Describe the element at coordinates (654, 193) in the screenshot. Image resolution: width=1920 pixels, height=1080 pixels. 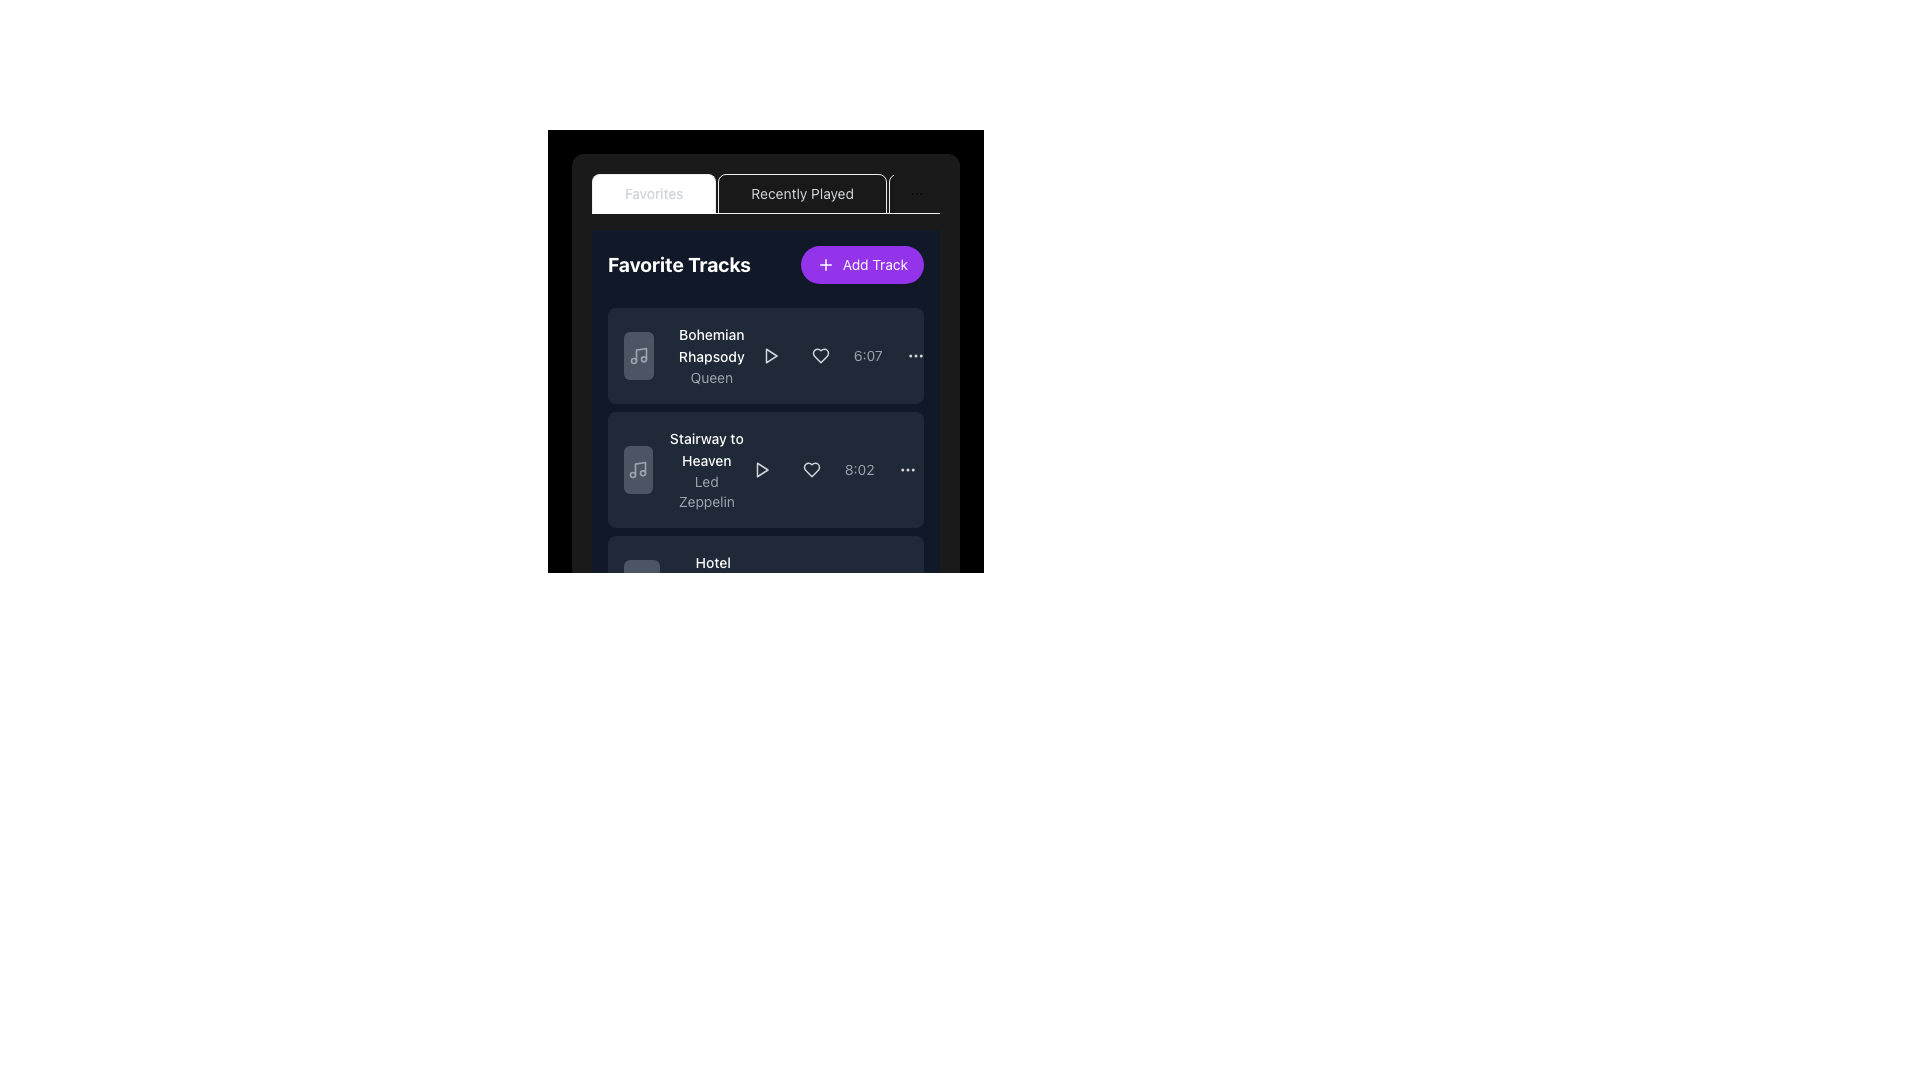
I see `the 'Favorites' navigation tab, which is the first tab in the row located at the top of the content area` at that location.